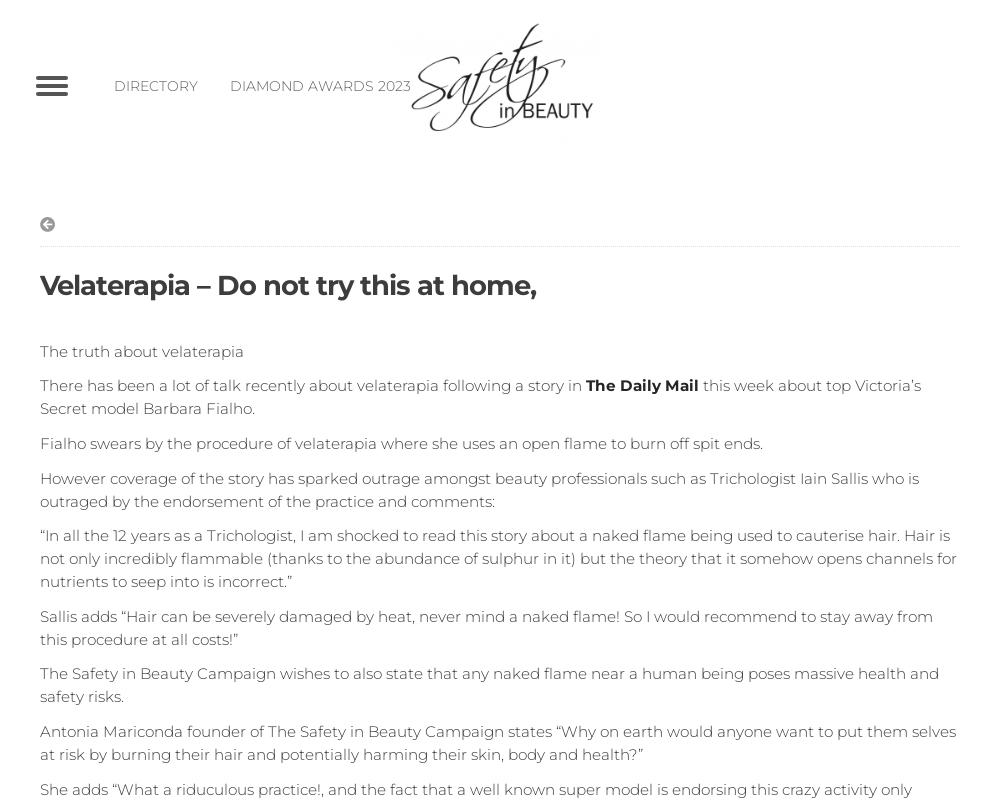 The height and width of the screenshot is (803, 1000). I want to click on '“In all the 12 years as a Trichologist, I am shocked to read this story about a naked flame being used to cauterise hair. Hair is not only incredibly flammable (thanks to the abundance of sulphur in it) but the theory that it somehow opens channels for nutrients to seep into is incorrect.”', so click(497, 558).